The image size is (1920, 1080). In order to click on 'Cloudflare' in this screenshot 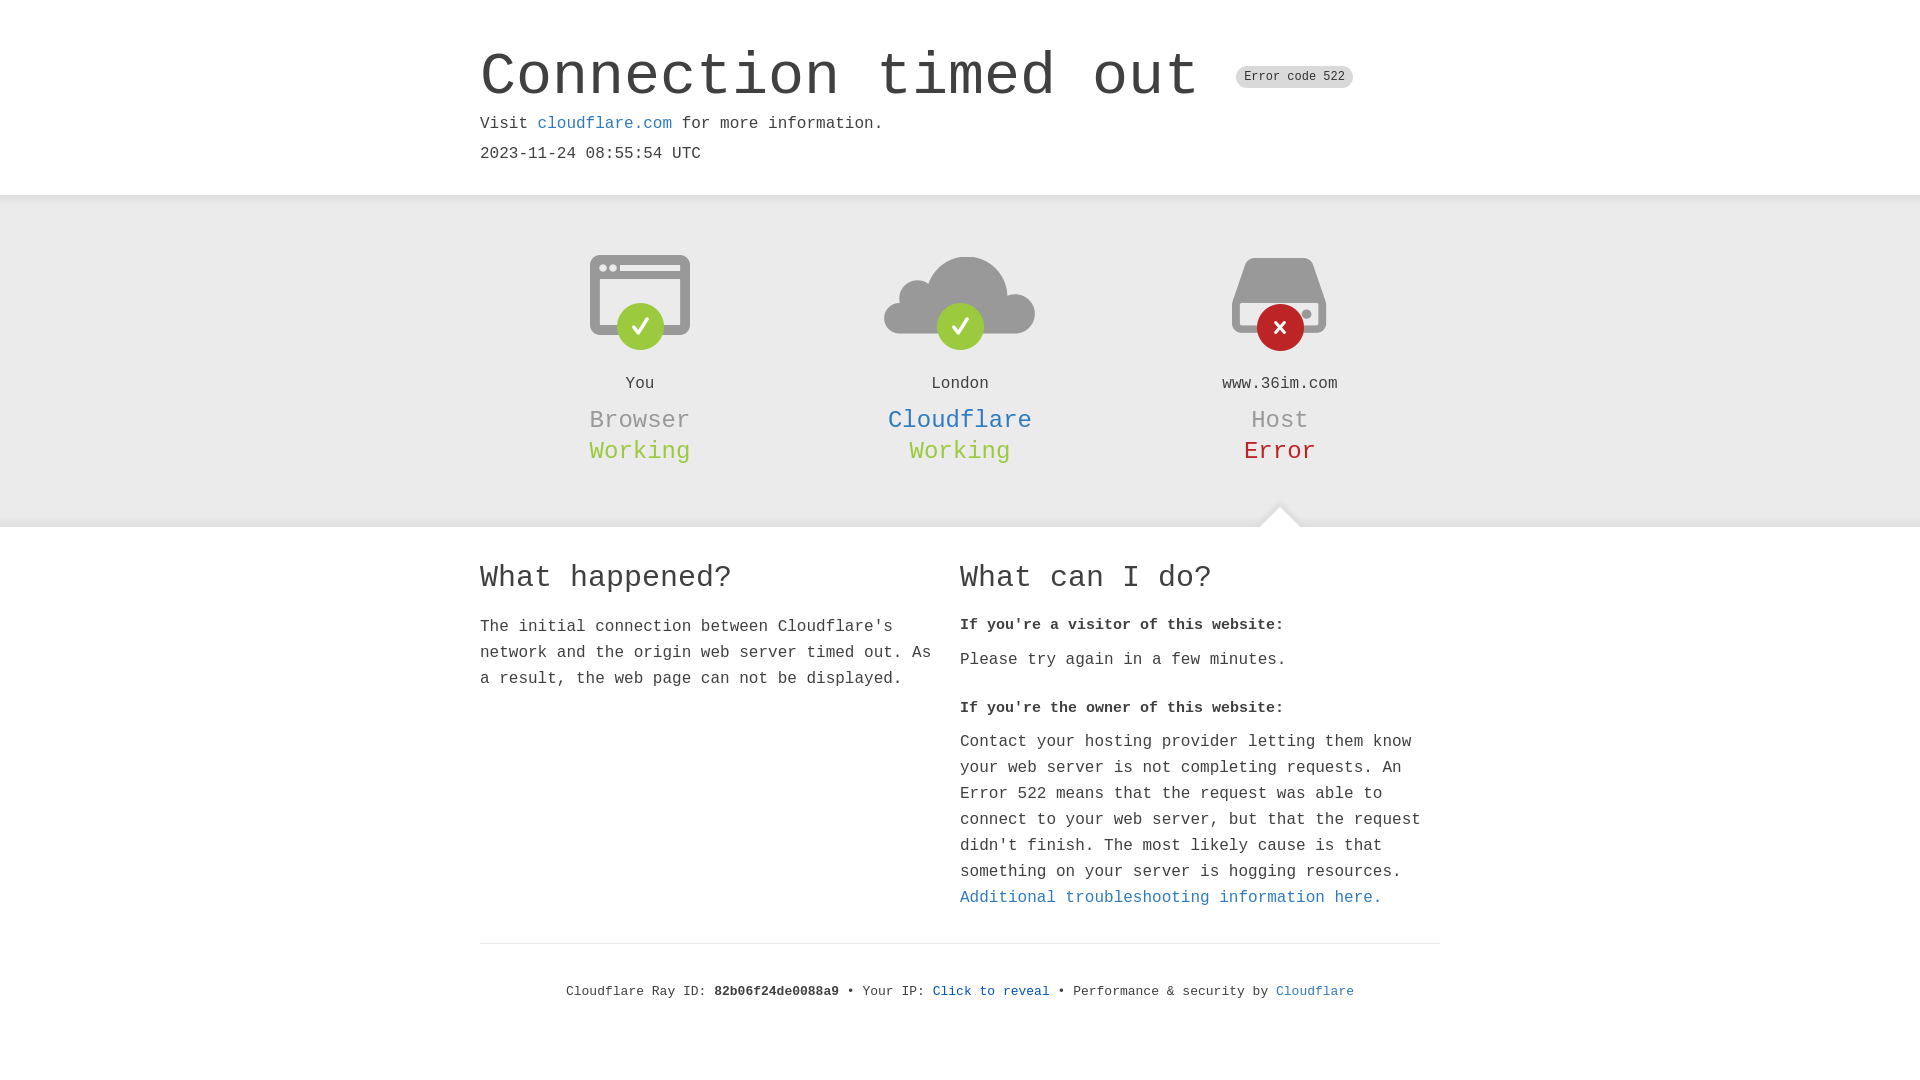, I will do `click(887, 419)`.